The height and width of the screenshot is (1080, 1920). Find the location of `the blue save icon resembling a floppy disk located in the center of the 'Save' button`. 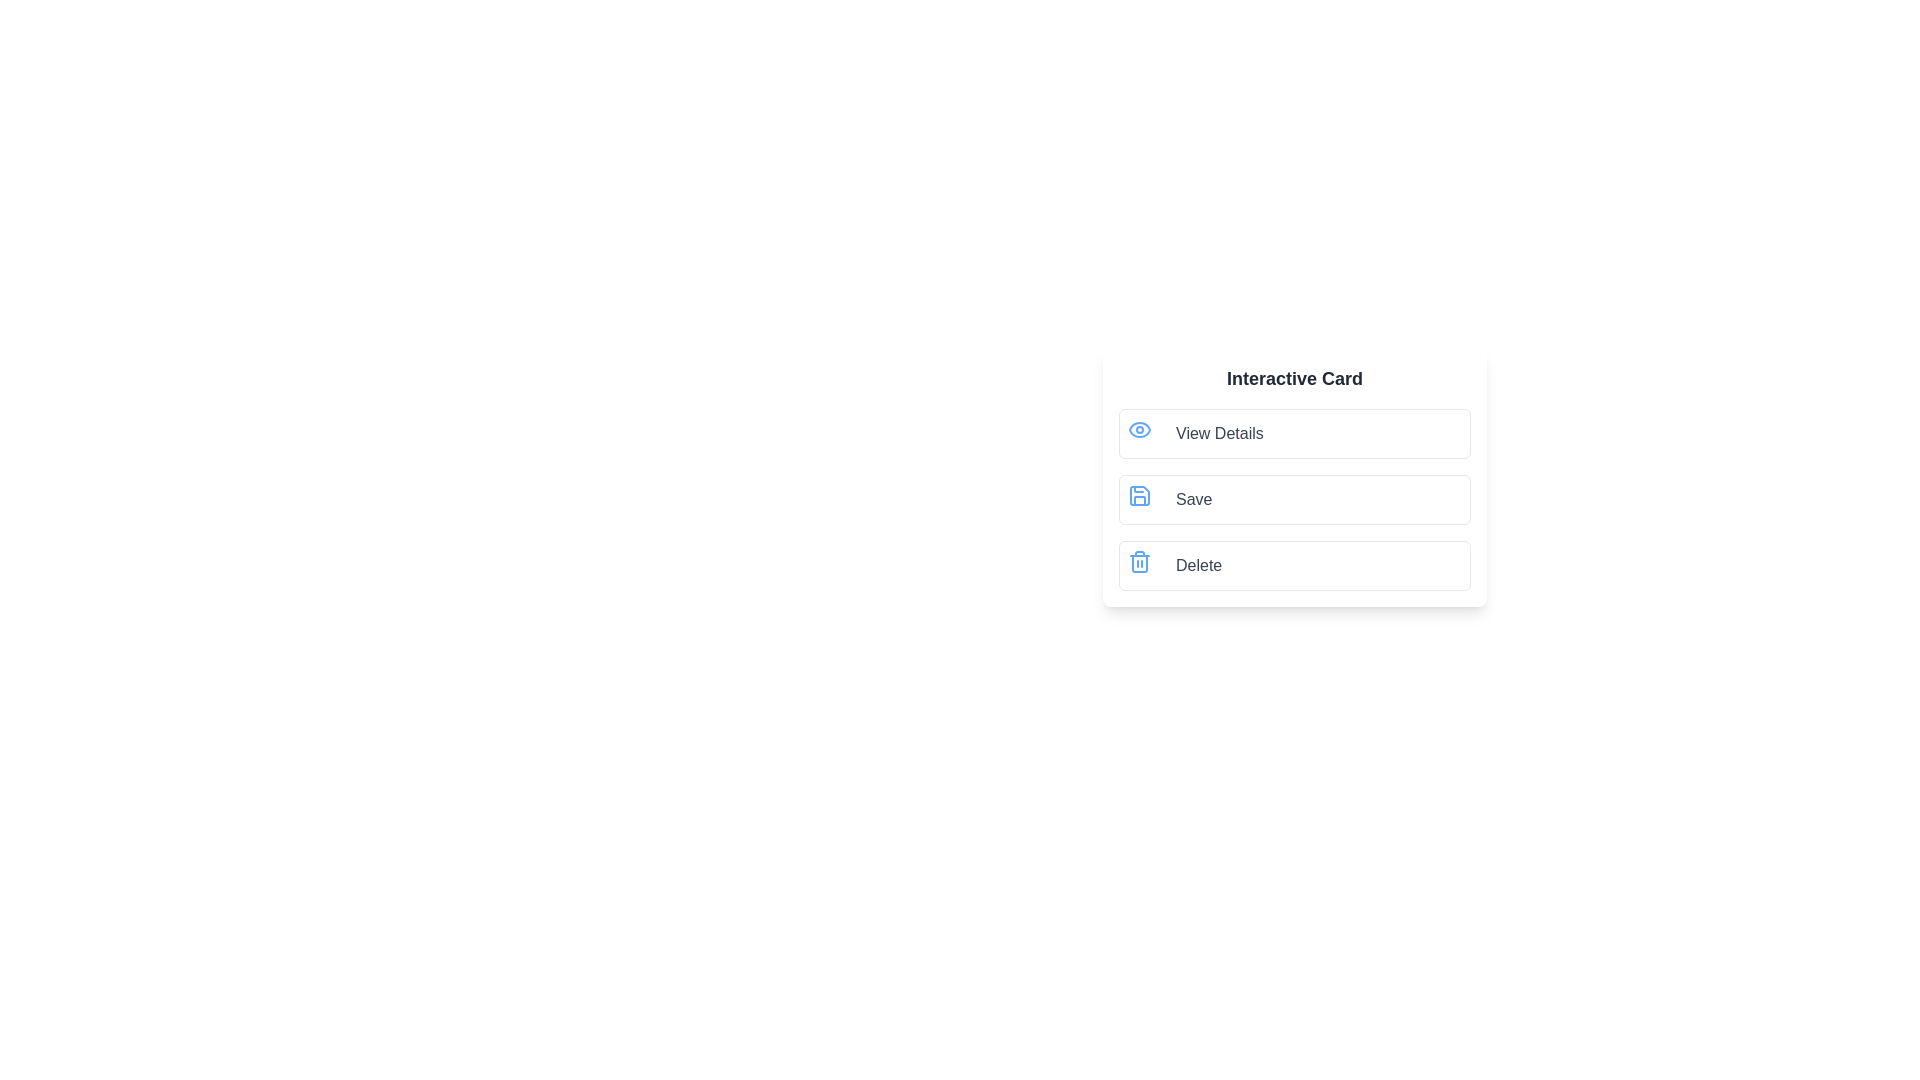

the blue save icon resembling a floppy disk located in the center of the 'Save' button is located at coordinates (1140, 495).